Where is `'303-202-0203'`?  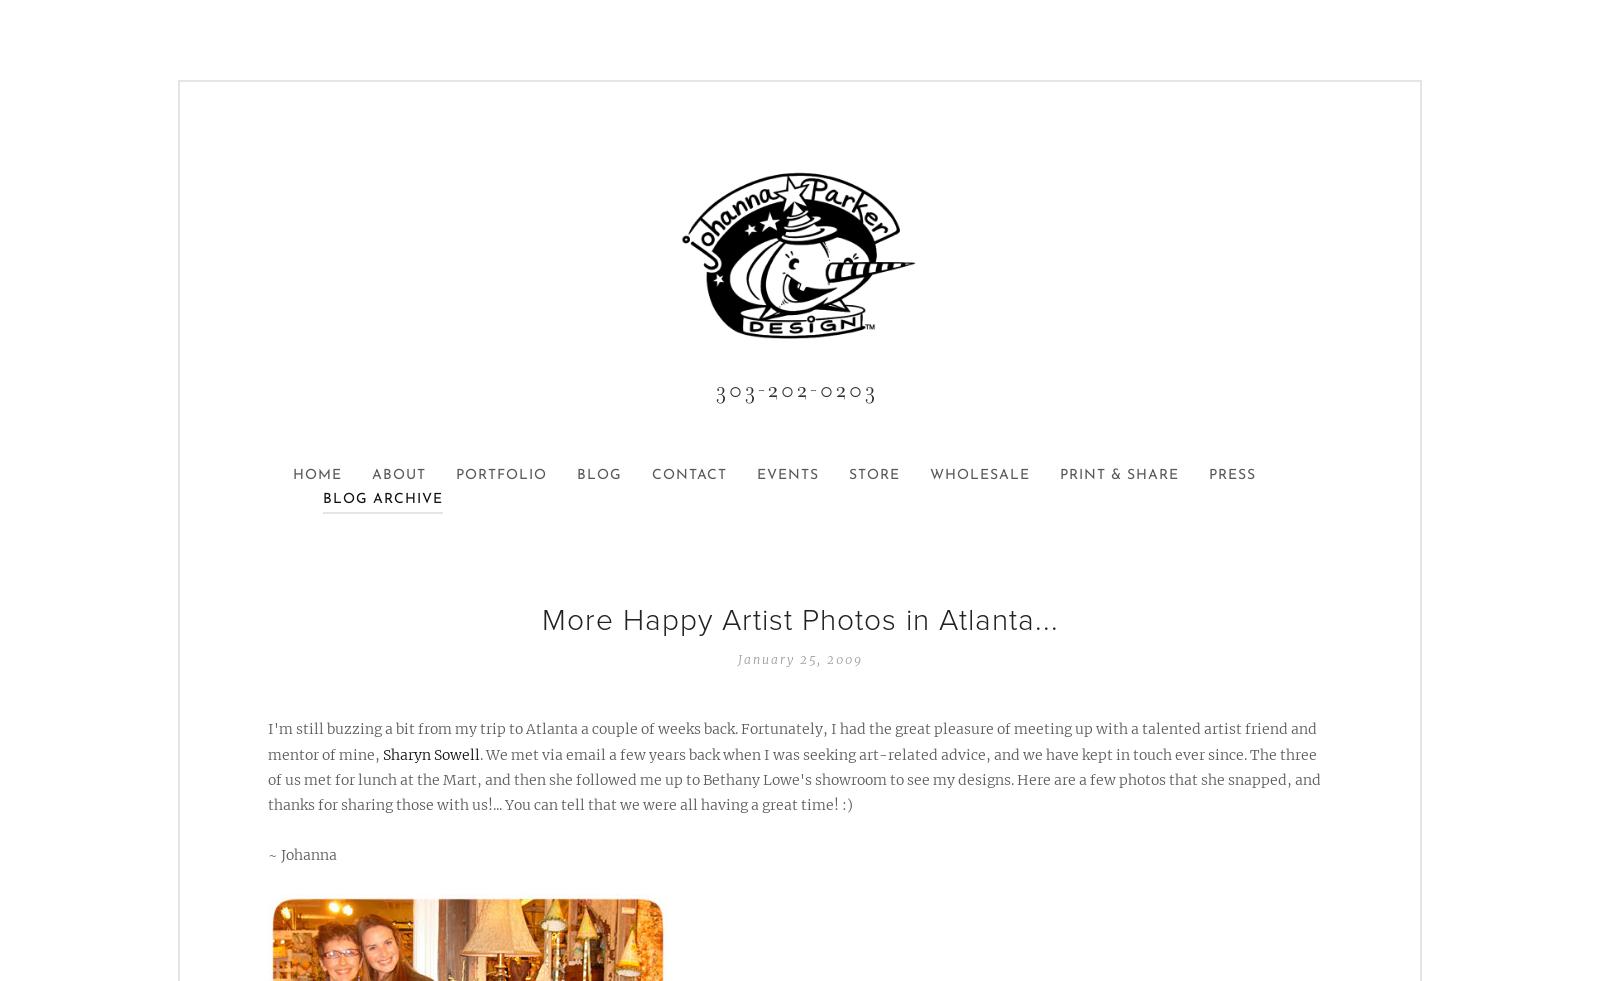 '303-202-0203' is located at coordinates (799, 388).